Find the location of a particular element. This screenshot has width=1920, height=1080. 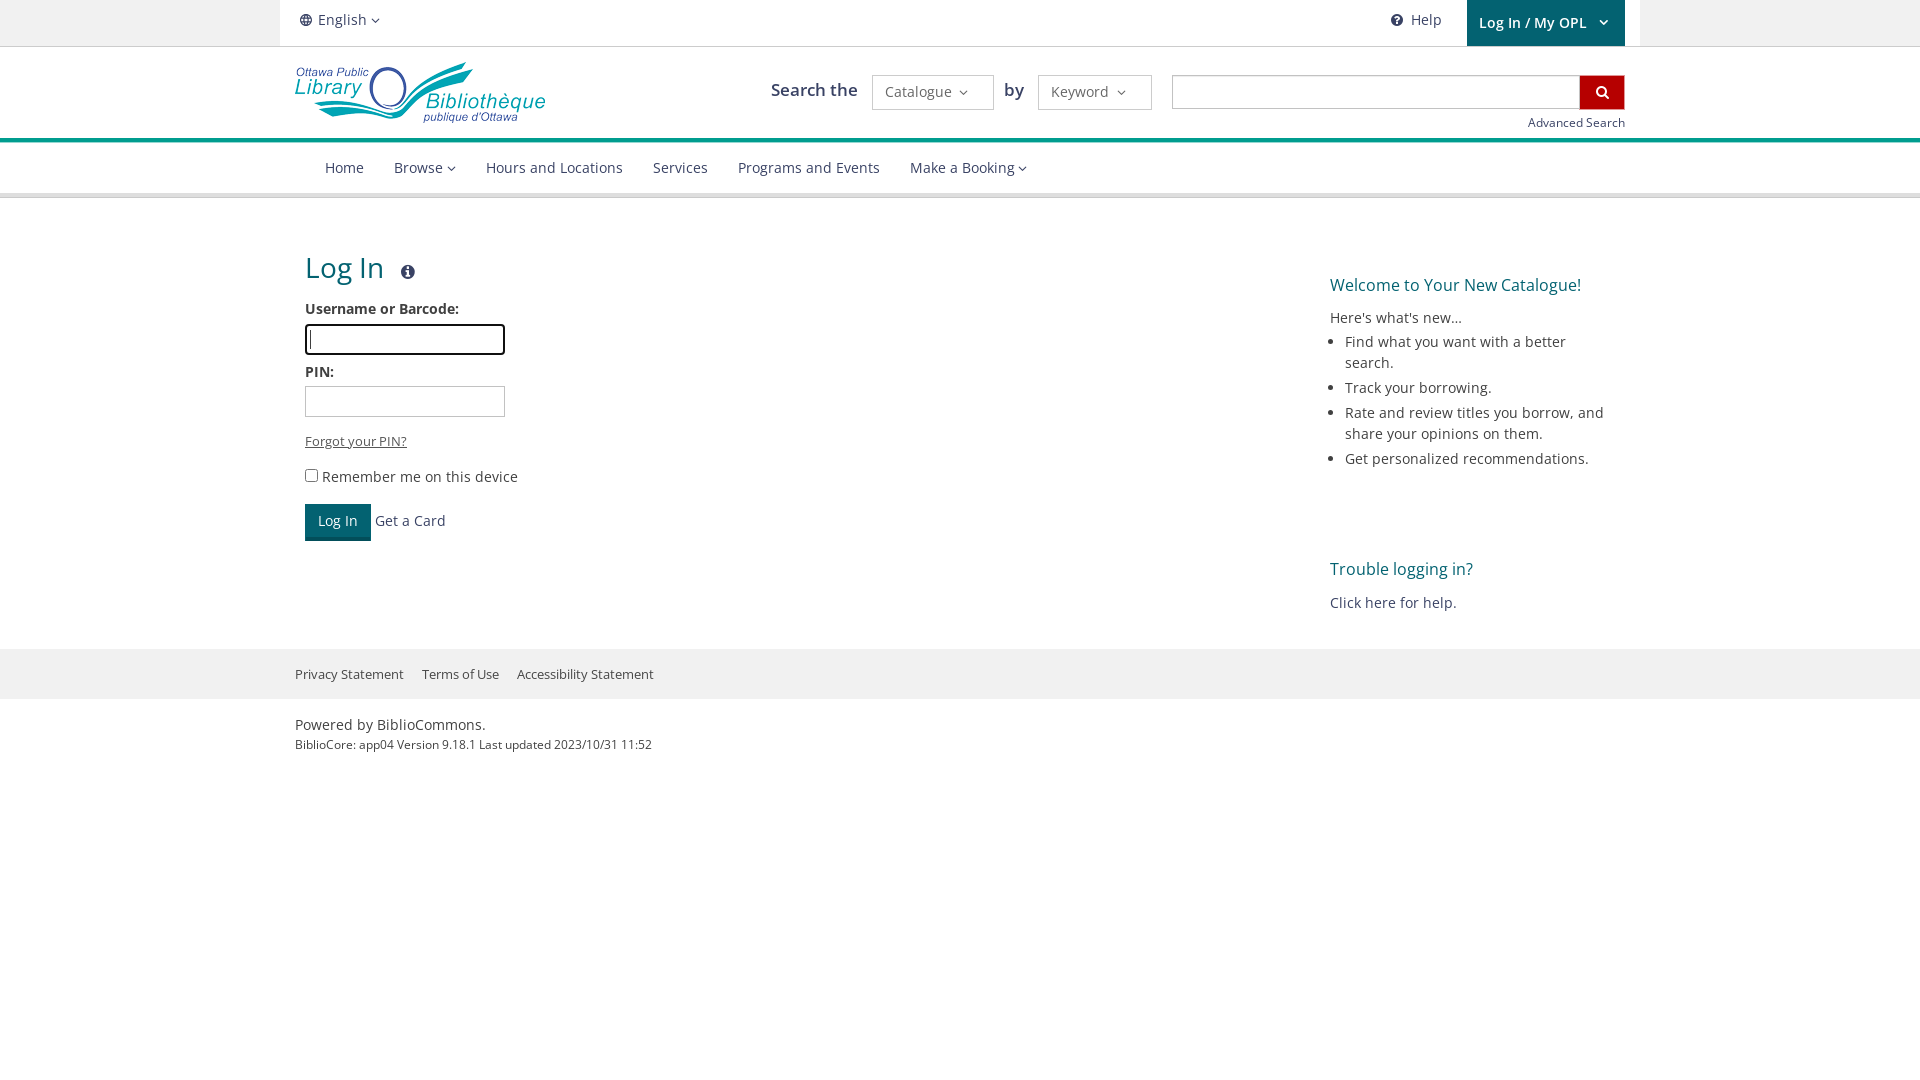

'Browse is located at coordinates (424, 167).